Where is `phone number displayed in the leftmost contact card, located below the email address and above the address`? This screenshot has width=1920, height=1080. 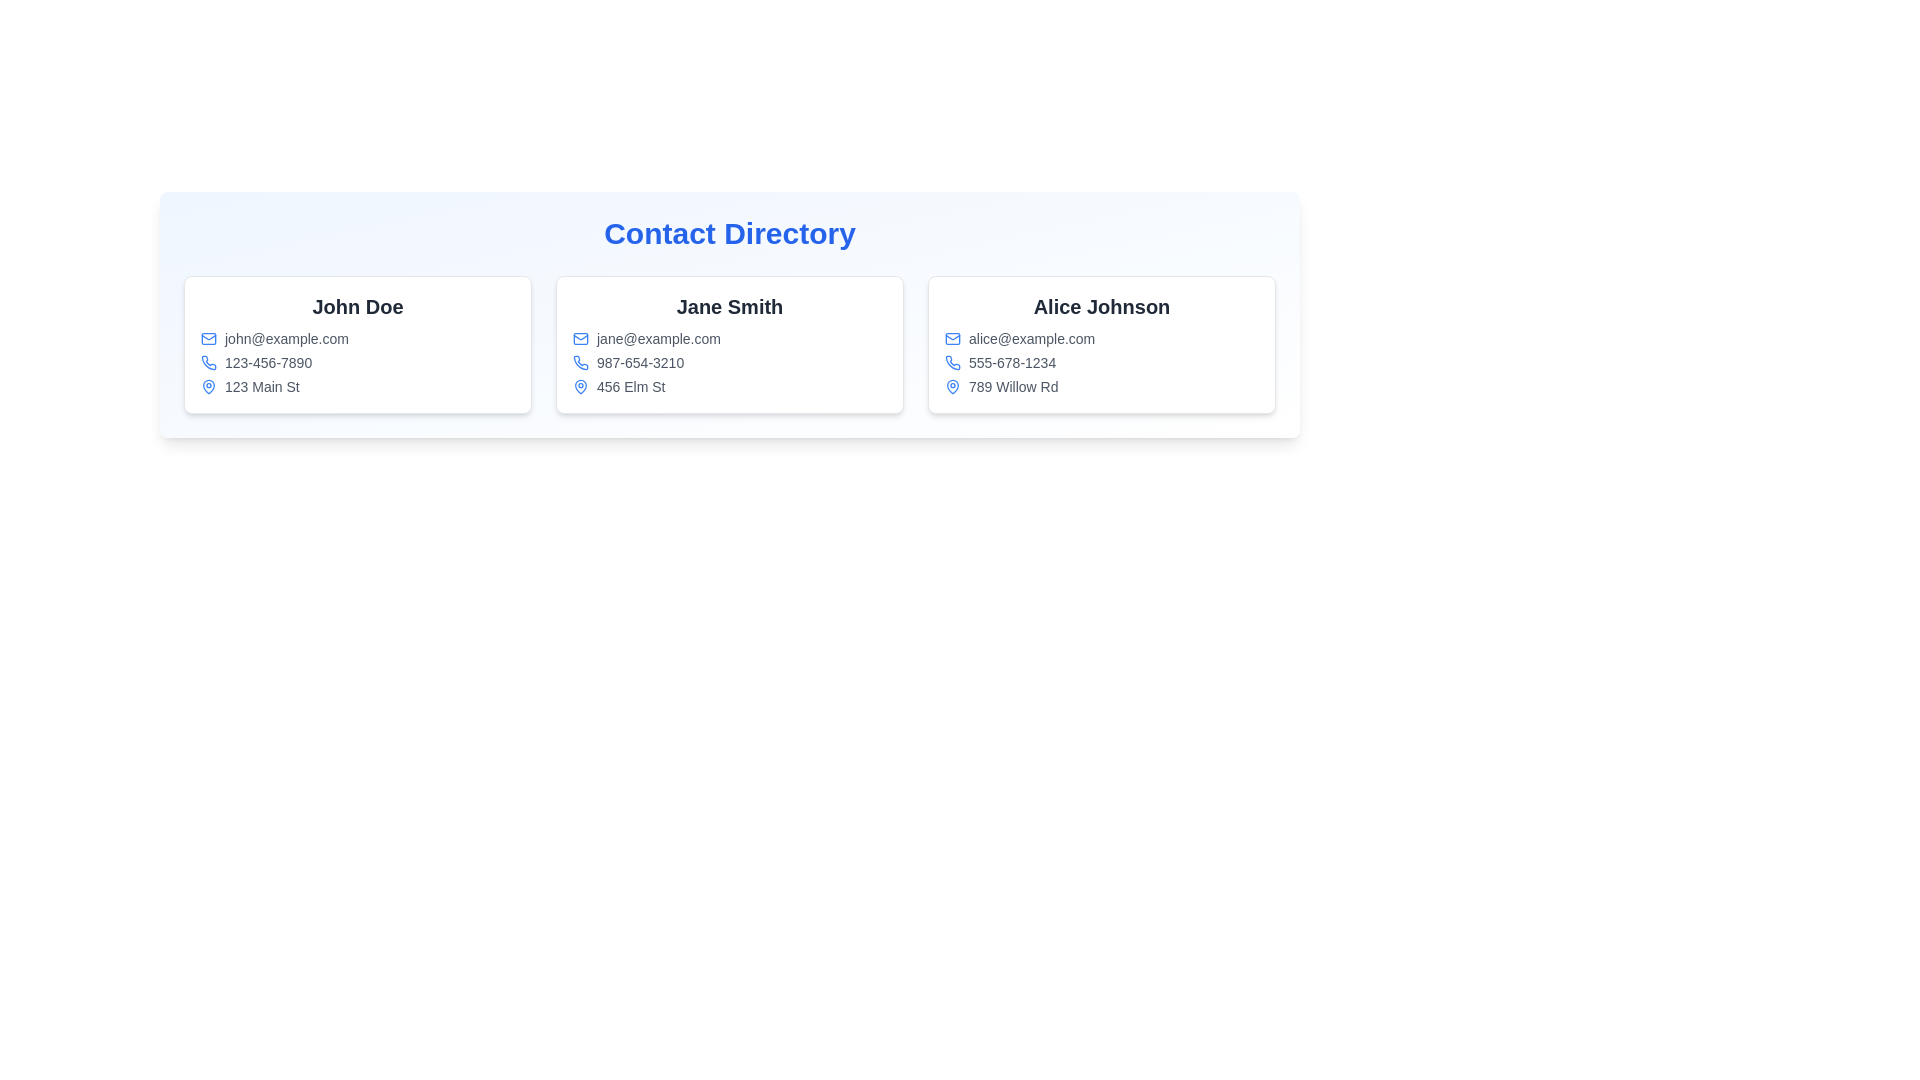
phone number displayed in the leftmost contact card, located below the email address and above the address is located at coordinates (358, 362).